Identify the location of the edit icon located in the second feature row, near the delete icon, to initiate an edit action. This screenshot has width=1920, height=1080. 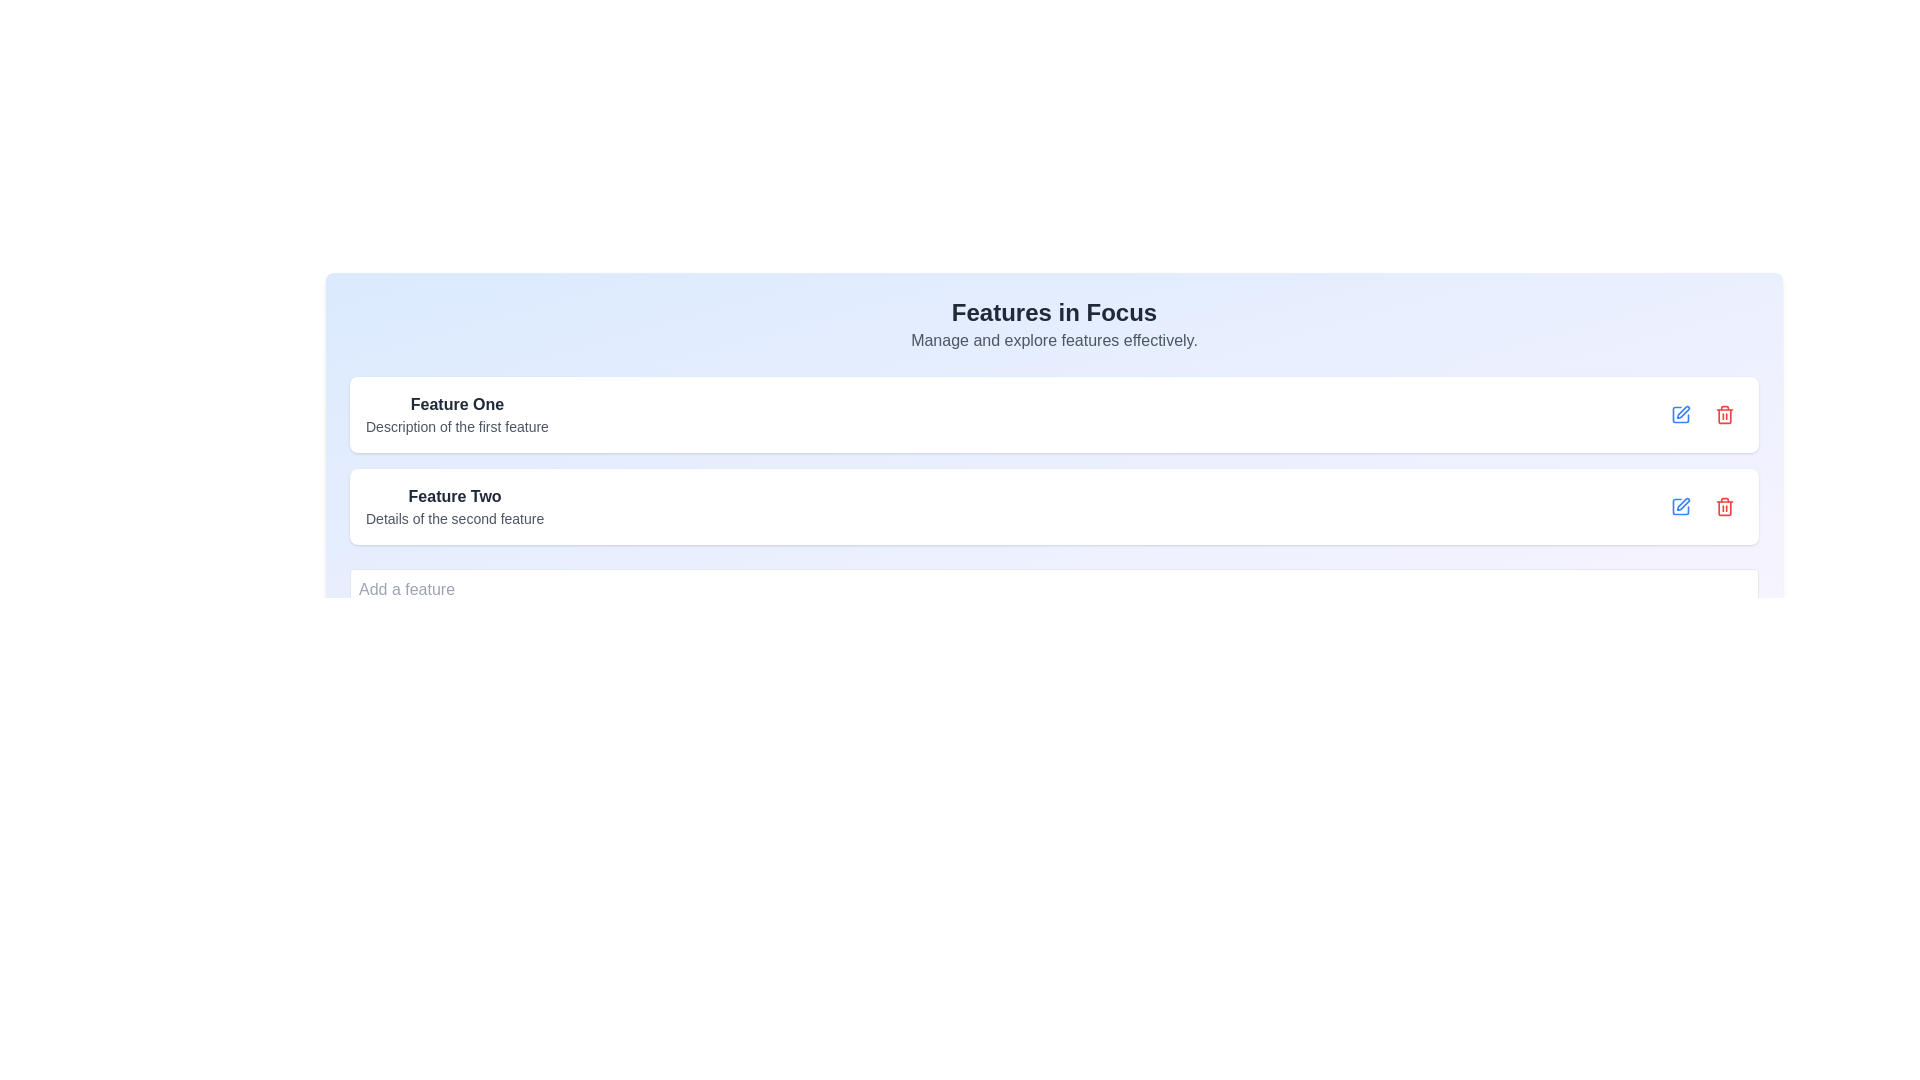
(1682, 503).